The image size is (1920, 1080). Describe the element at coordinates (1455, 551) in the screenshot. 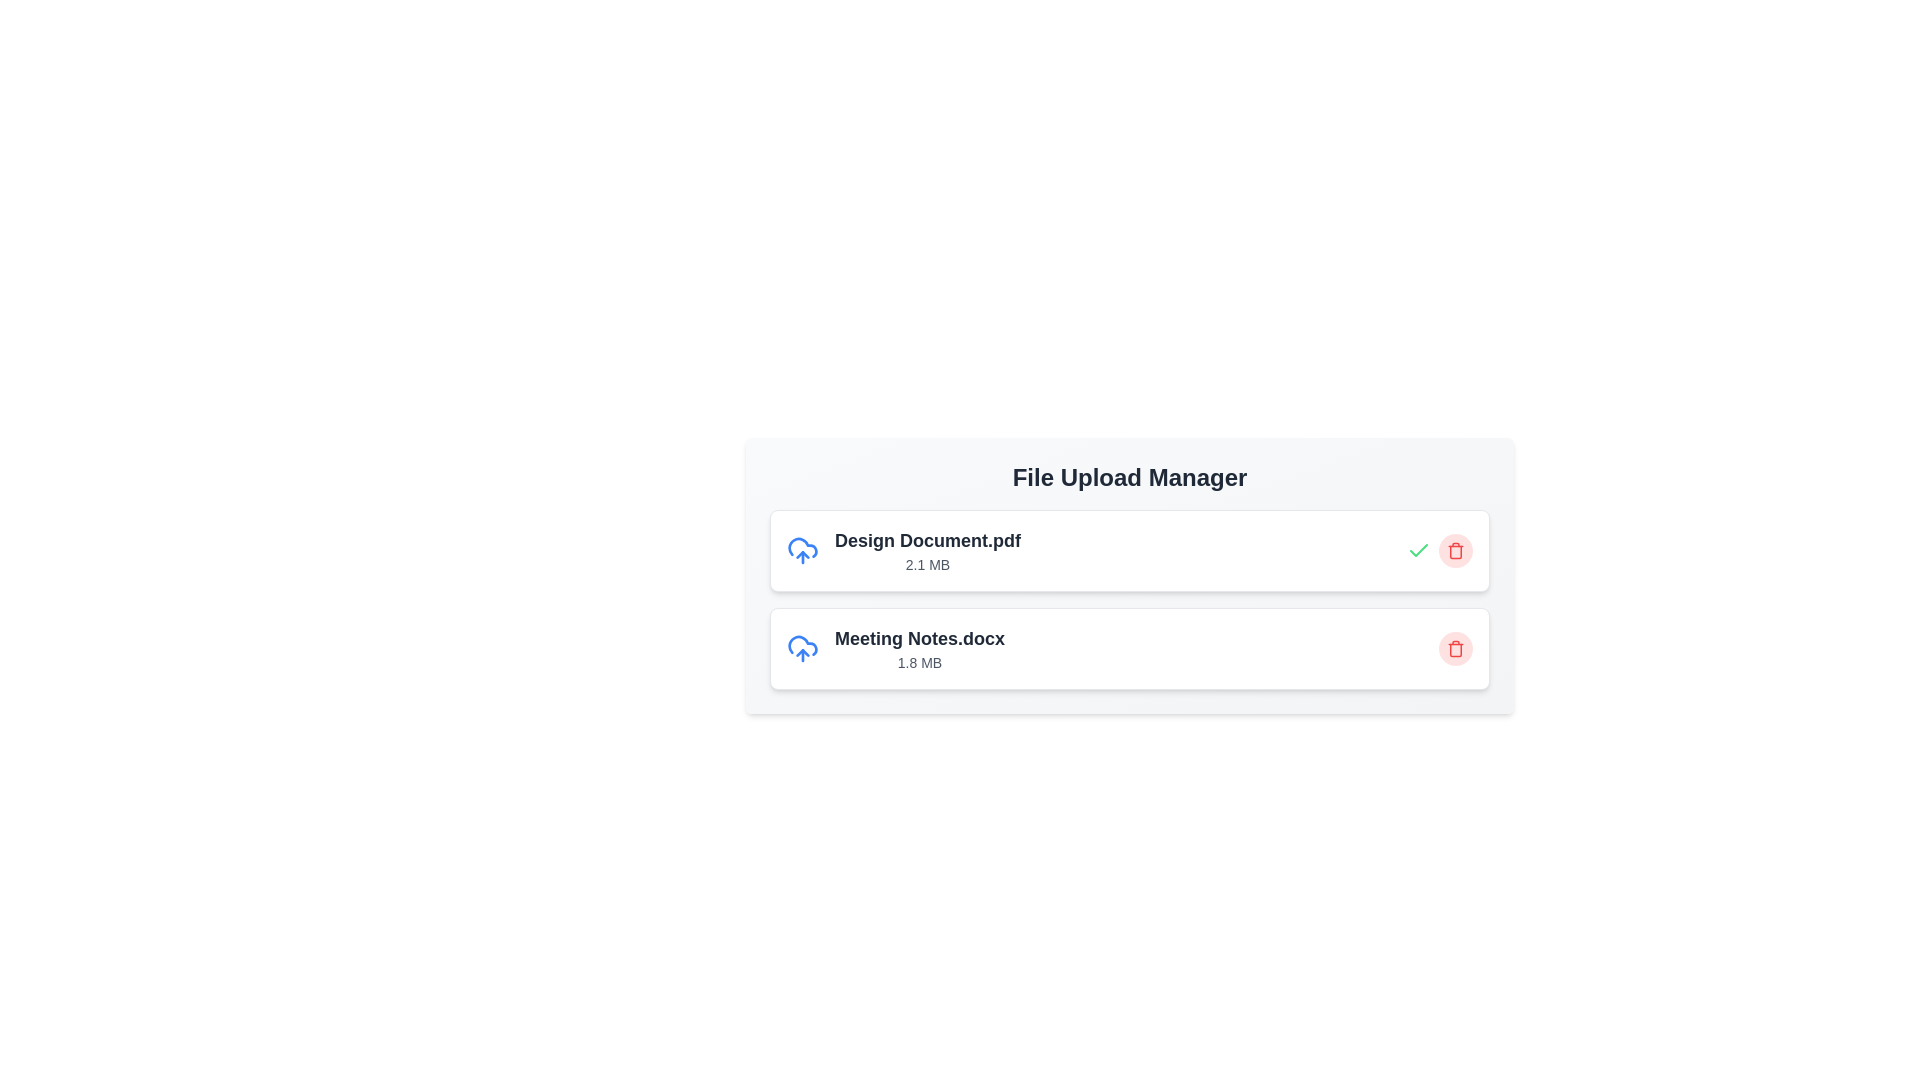

I see `trash icon corresponding to the file named Design Document.pdf to remove it` at that location.